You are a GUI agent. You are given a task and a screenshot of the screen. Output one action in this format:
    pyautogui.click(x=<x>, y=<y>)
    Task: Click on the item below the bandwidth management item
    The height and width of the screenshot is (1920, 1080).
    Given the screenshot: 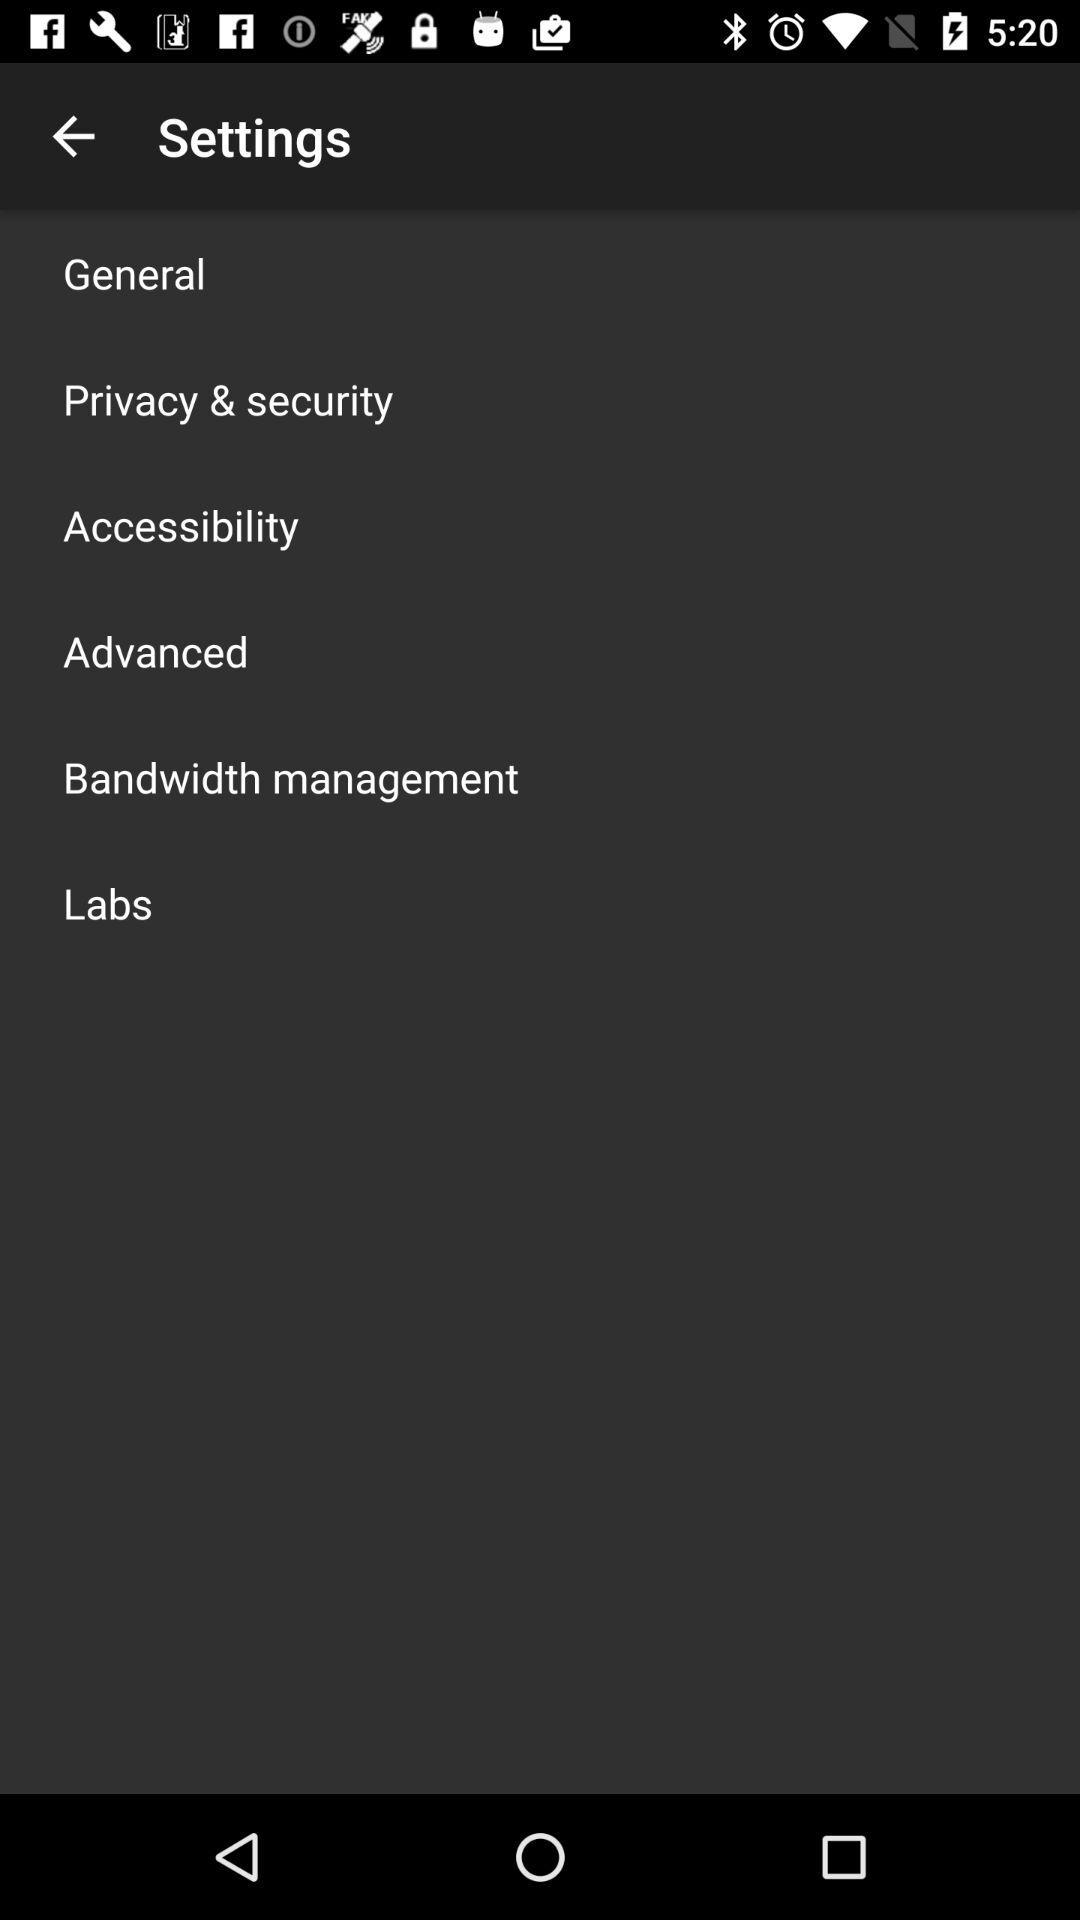 What is the action you would take?
    pyautogui.click(x=108, y=901)
    